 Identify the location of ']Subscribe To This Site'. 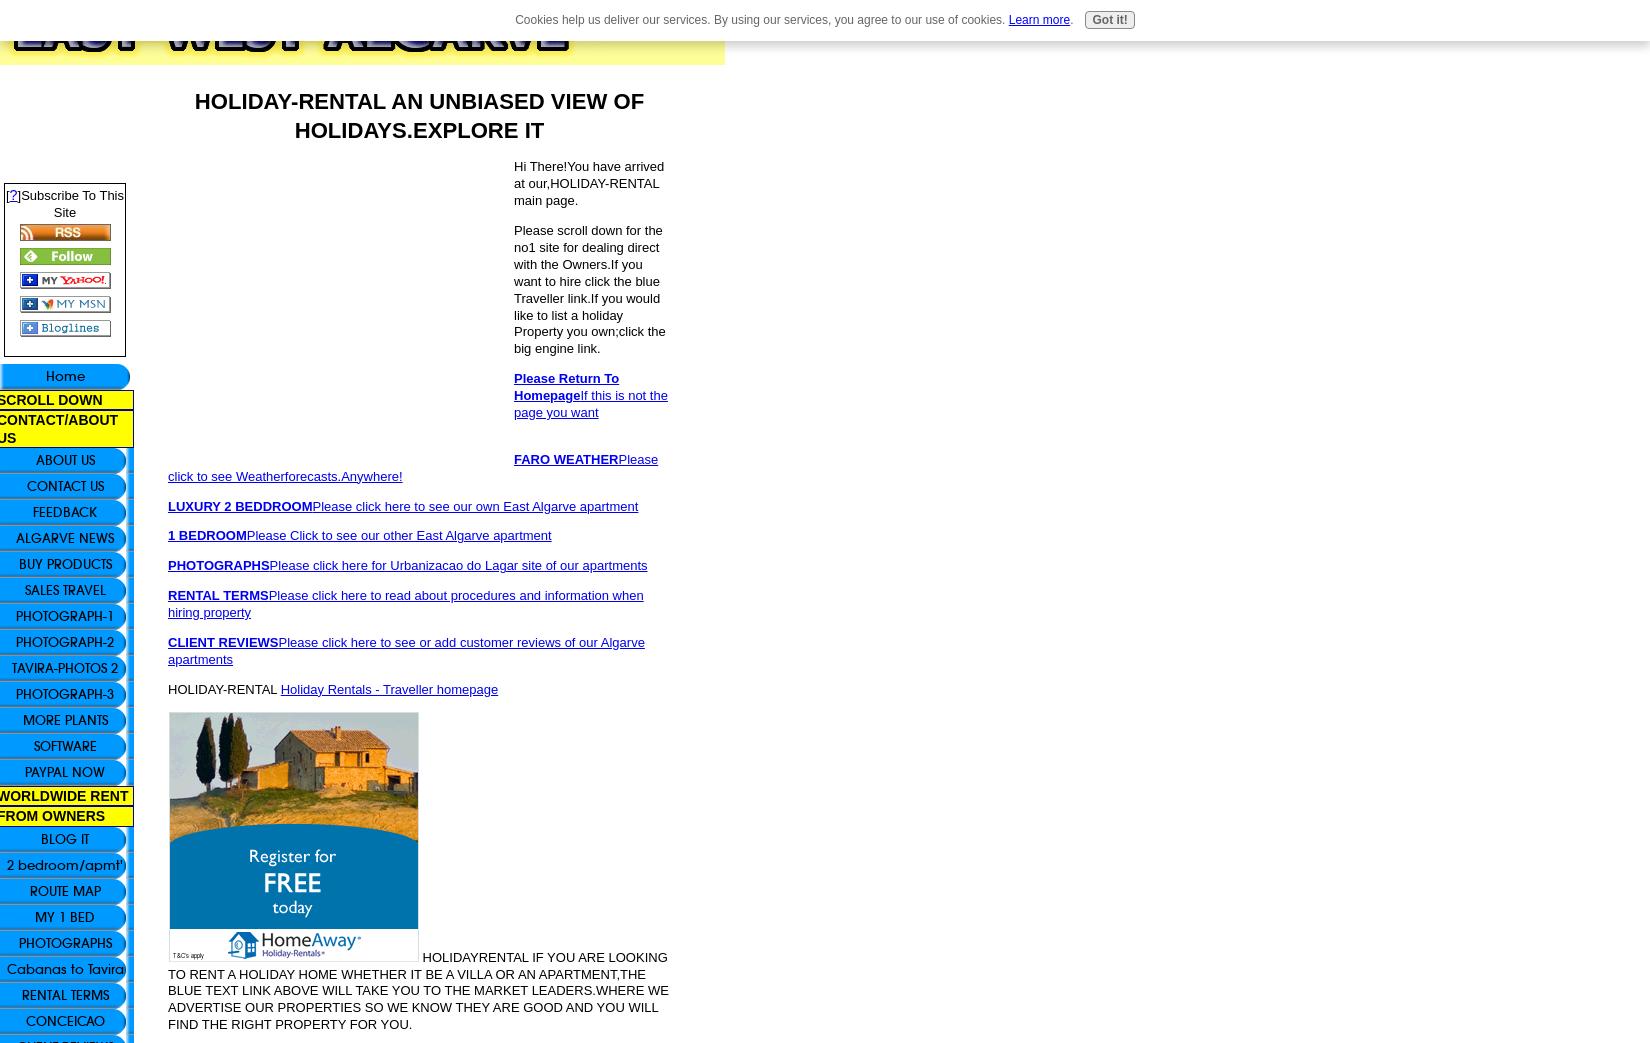
(70, 203).